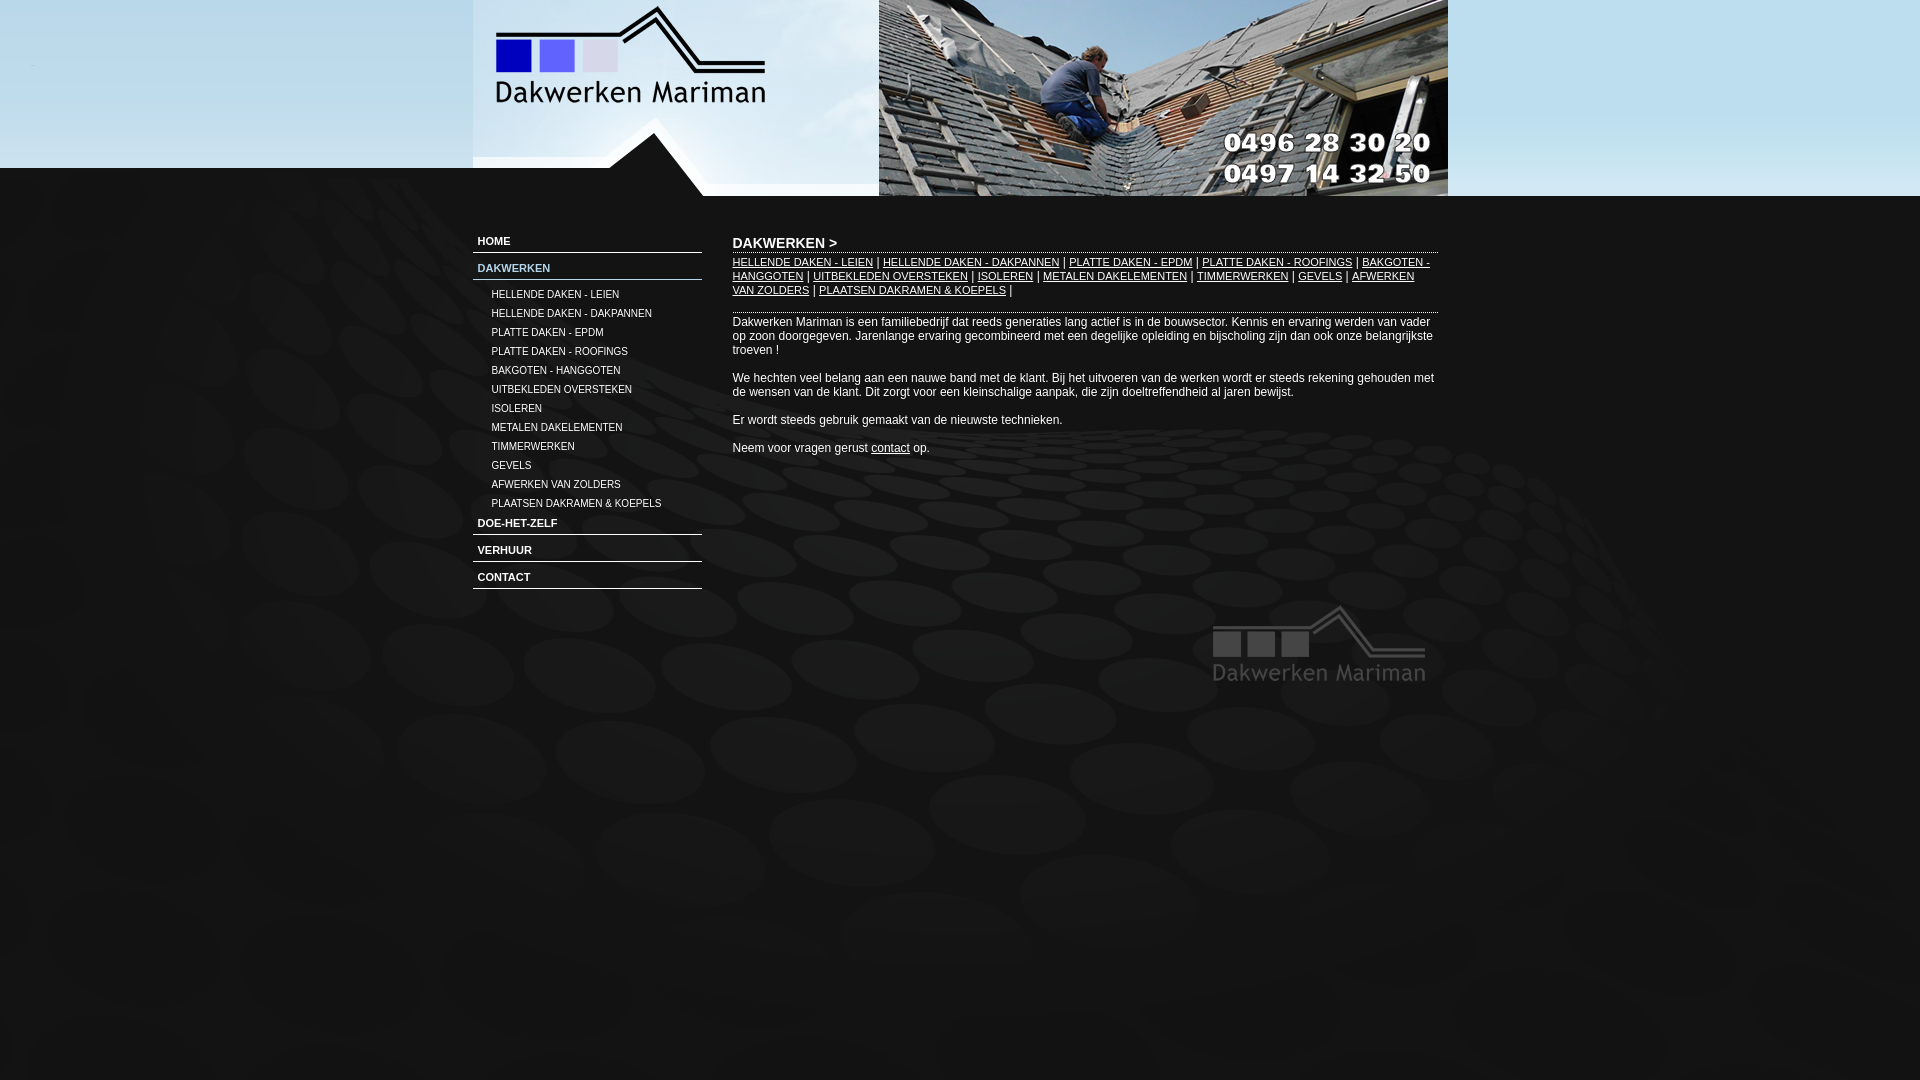  I want to click on 'BAKGOTEN - HANGGOTEN', so click(582, 369).